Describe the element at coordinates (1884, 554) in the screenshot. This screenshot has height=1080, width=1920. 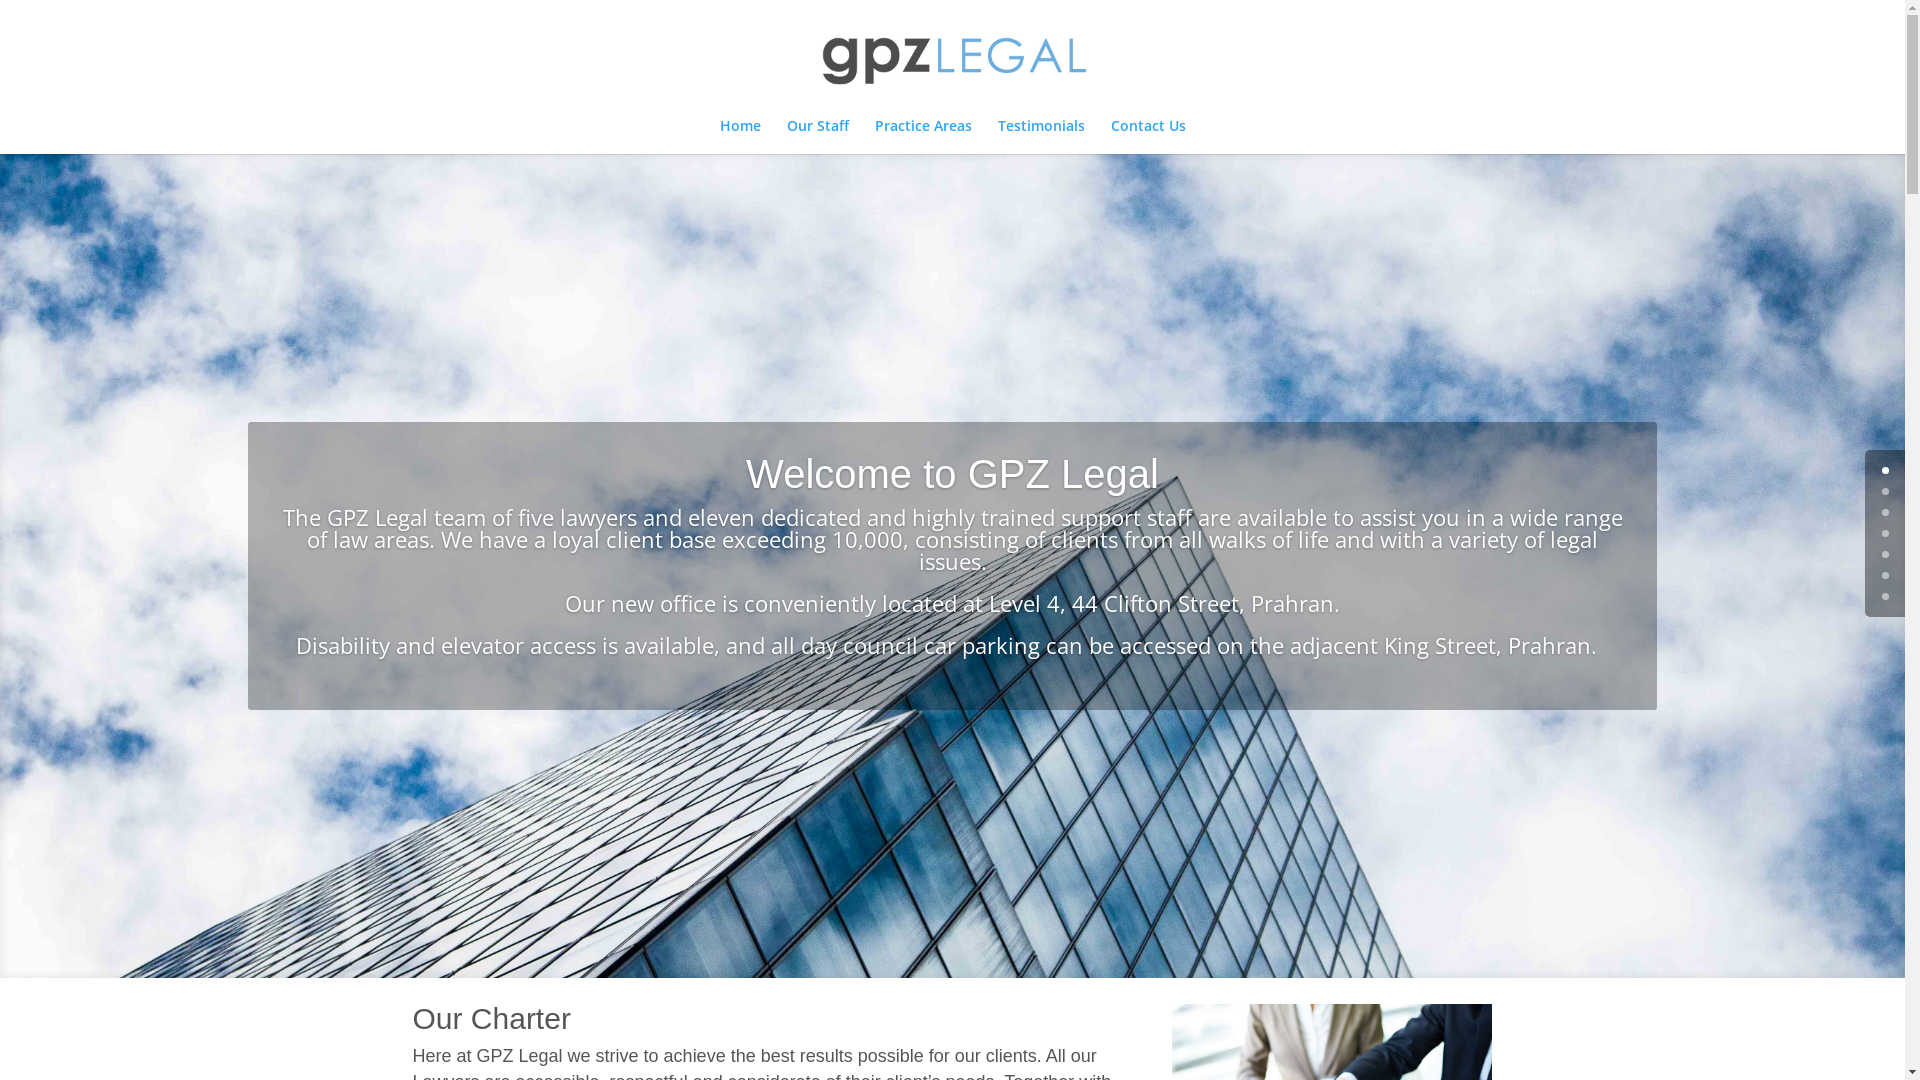
I see `'4'` at that location.